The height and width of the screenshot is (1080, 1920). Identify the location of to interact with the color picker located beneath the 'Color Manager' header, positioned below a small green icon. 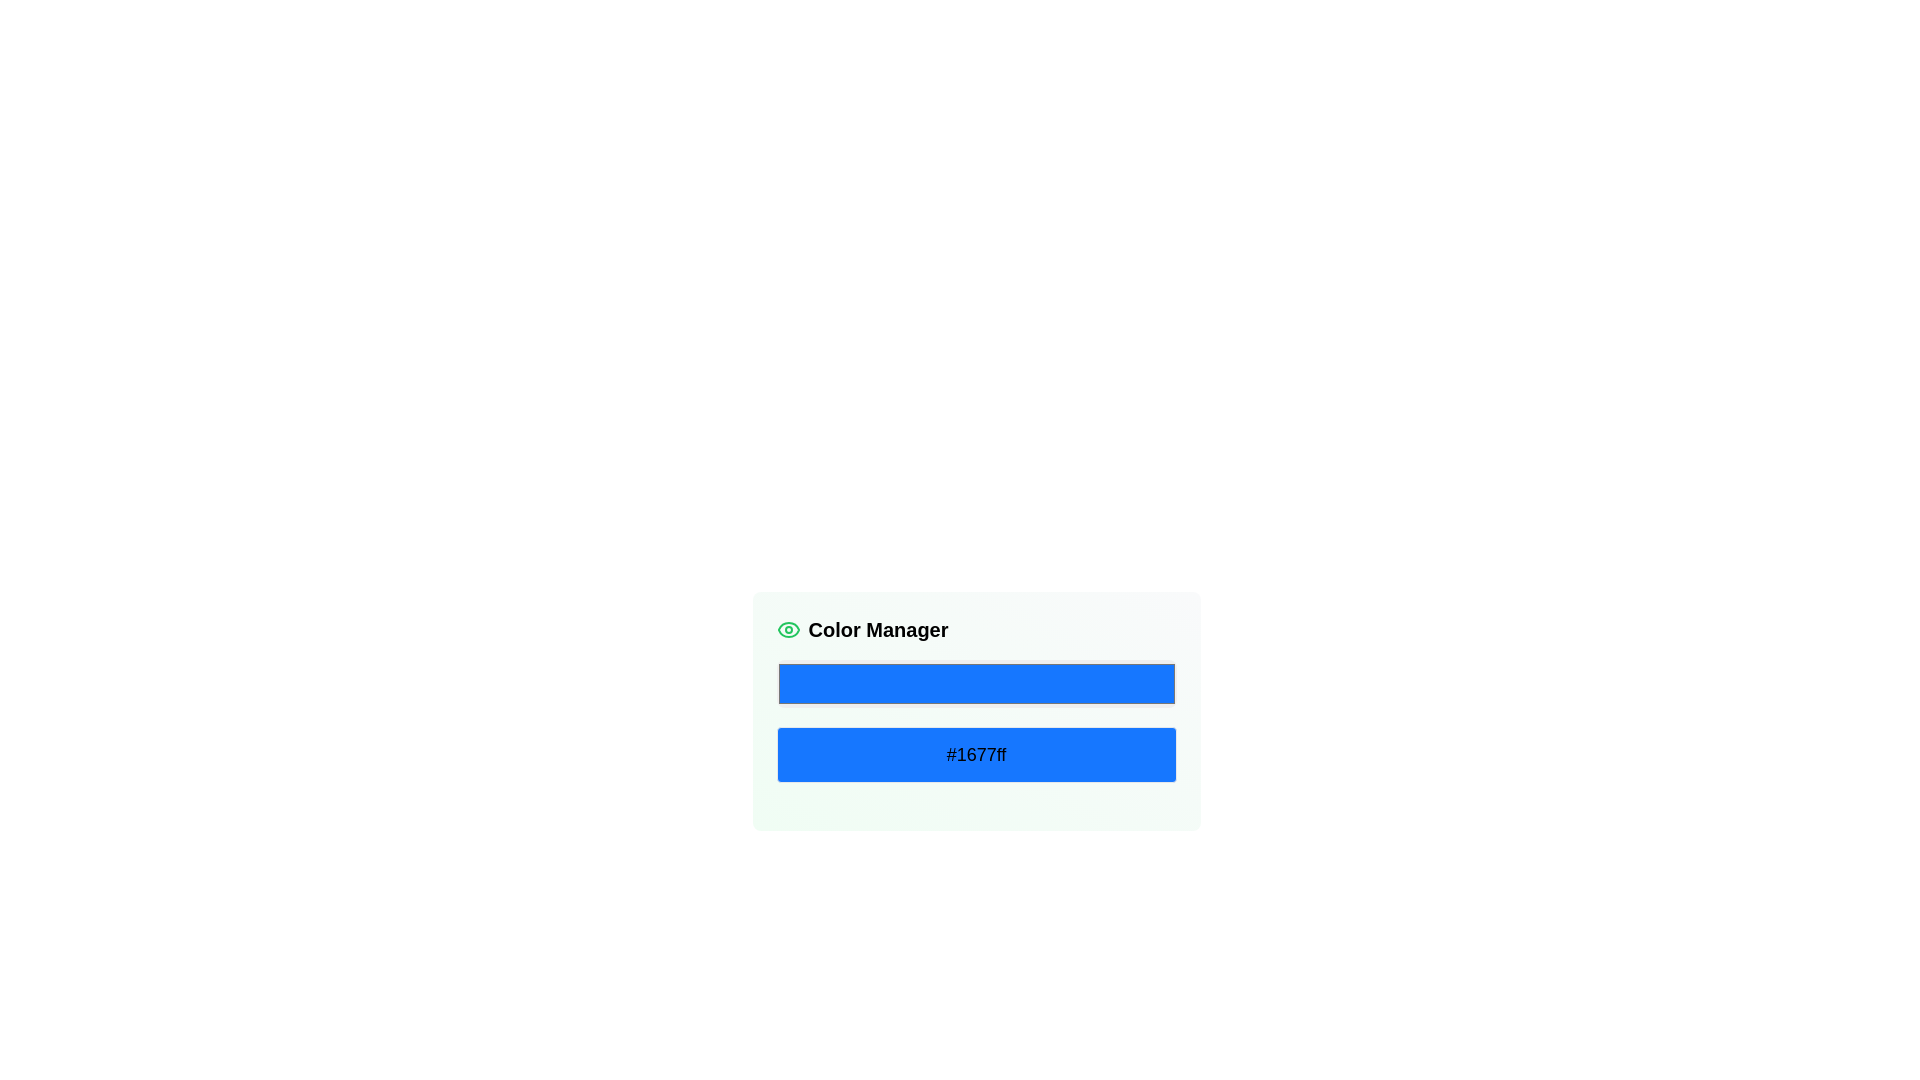
(976, 698).